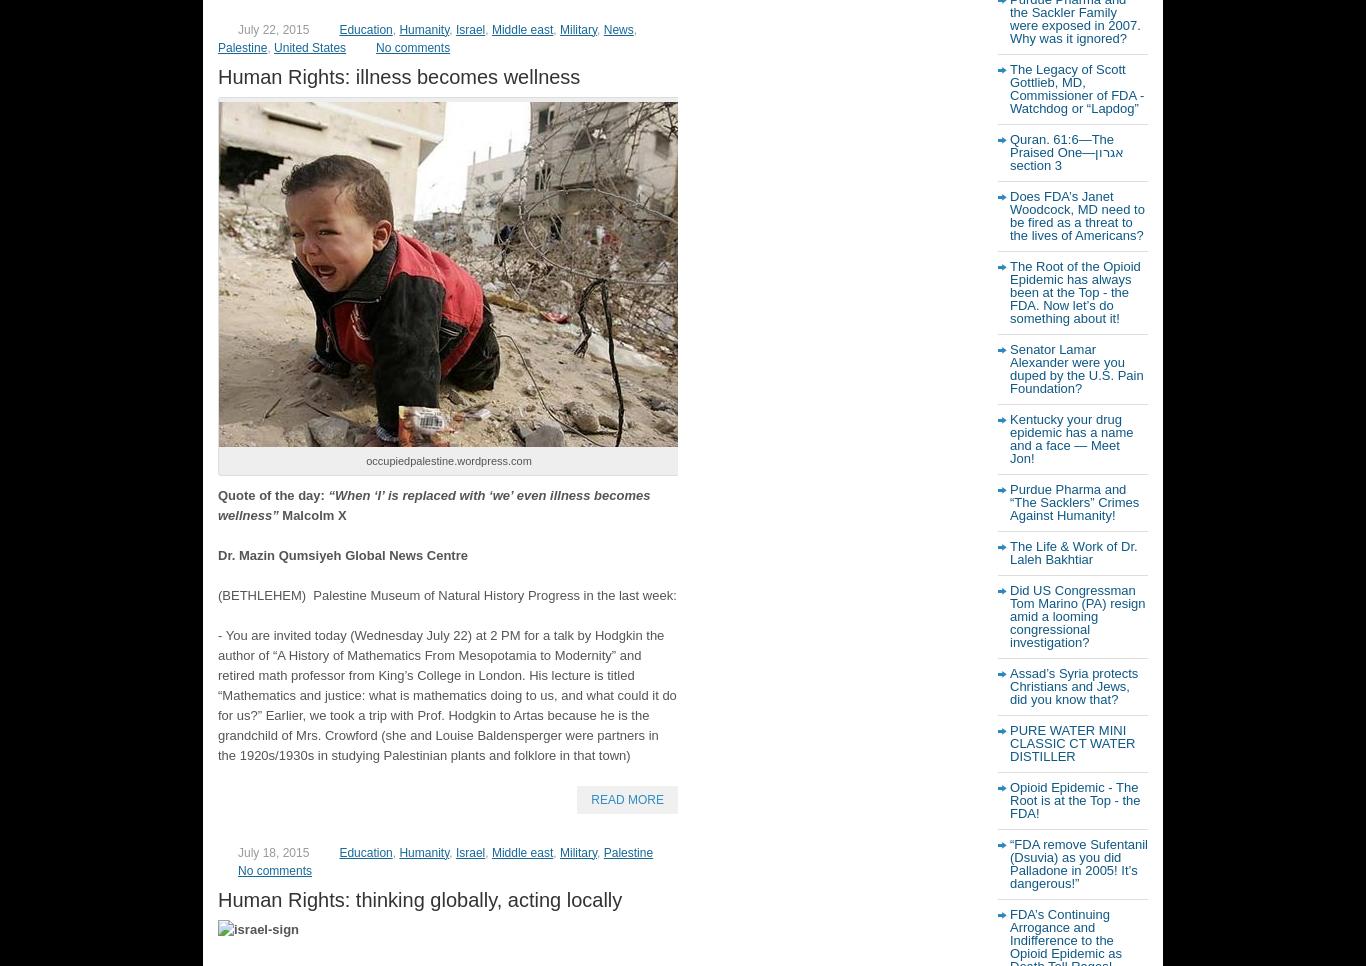  Describe the element at coordinates (273, 27) in the screenshot. I see `'July 22, 2015'` at that location.